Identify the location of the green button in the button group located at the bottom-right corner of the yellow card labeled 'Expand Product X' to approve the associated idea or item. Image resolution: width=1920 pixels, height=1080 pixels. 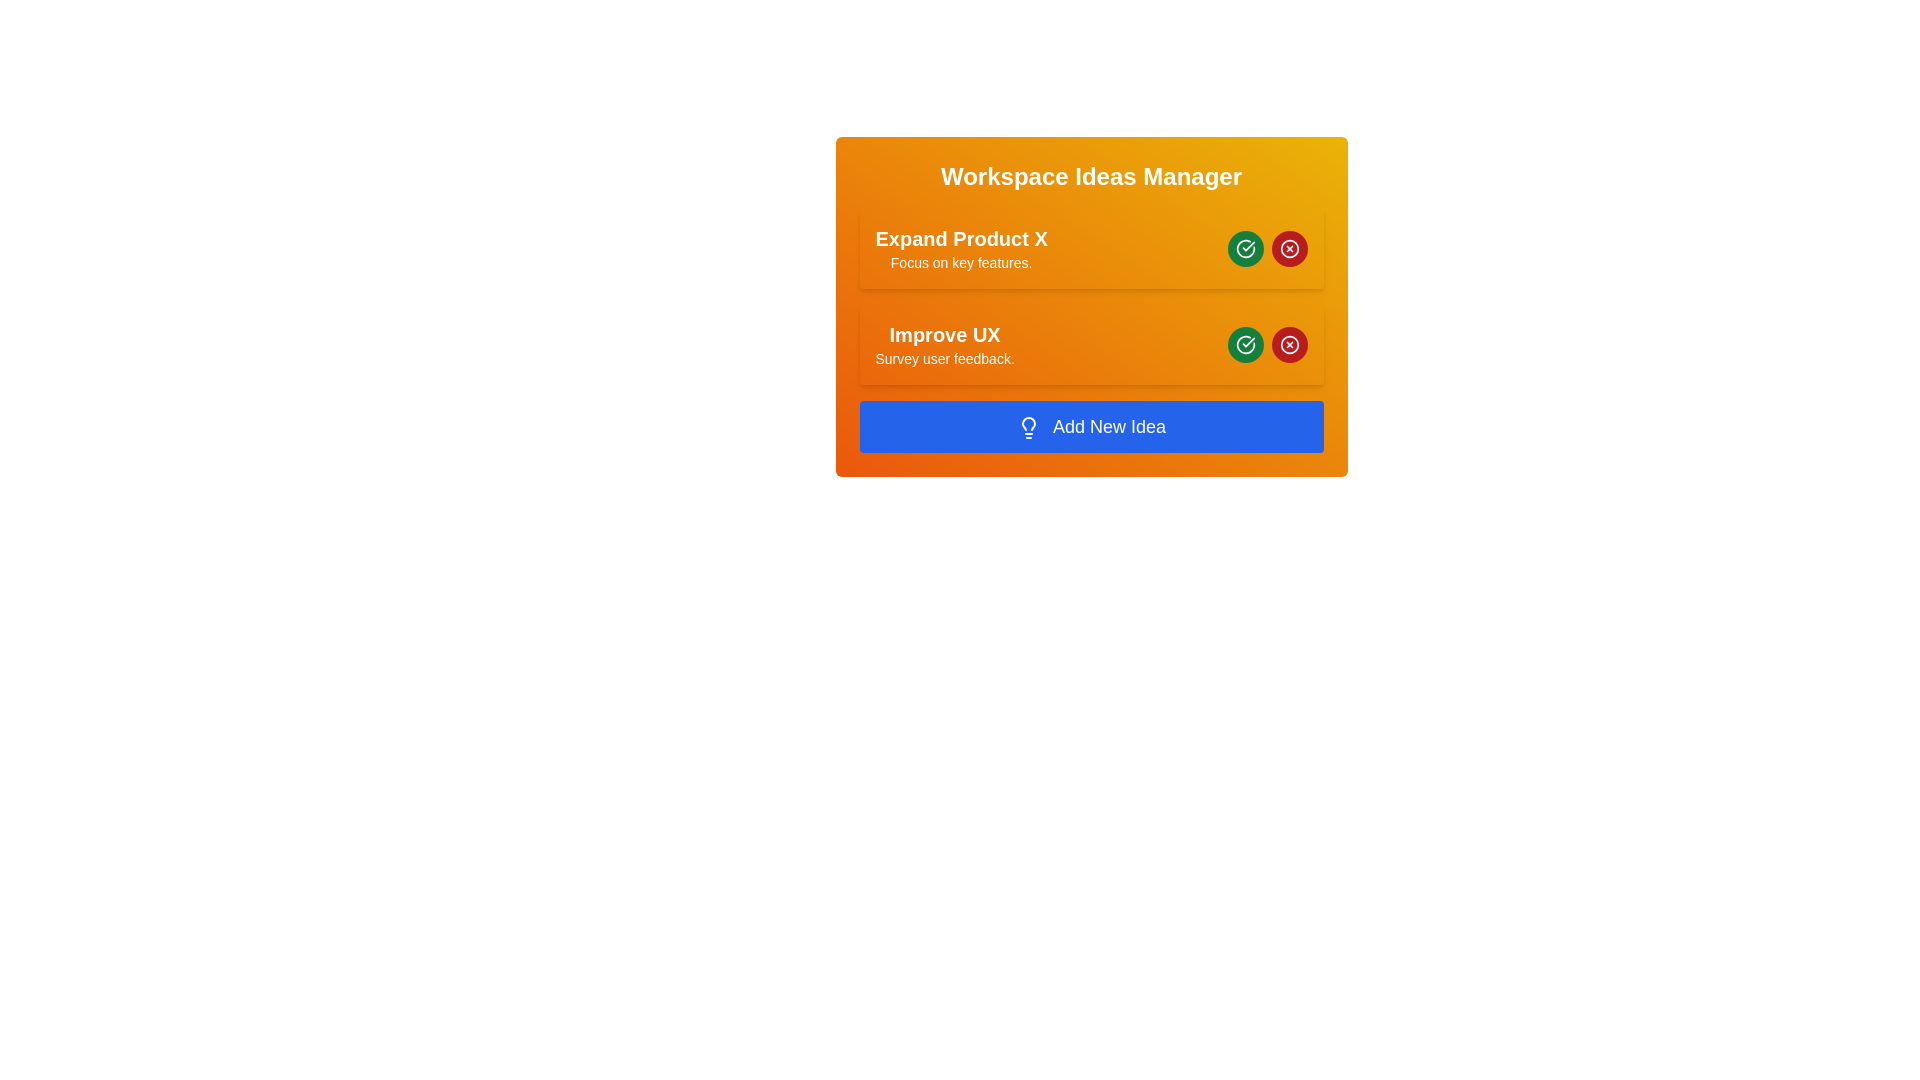
(1266, 248).